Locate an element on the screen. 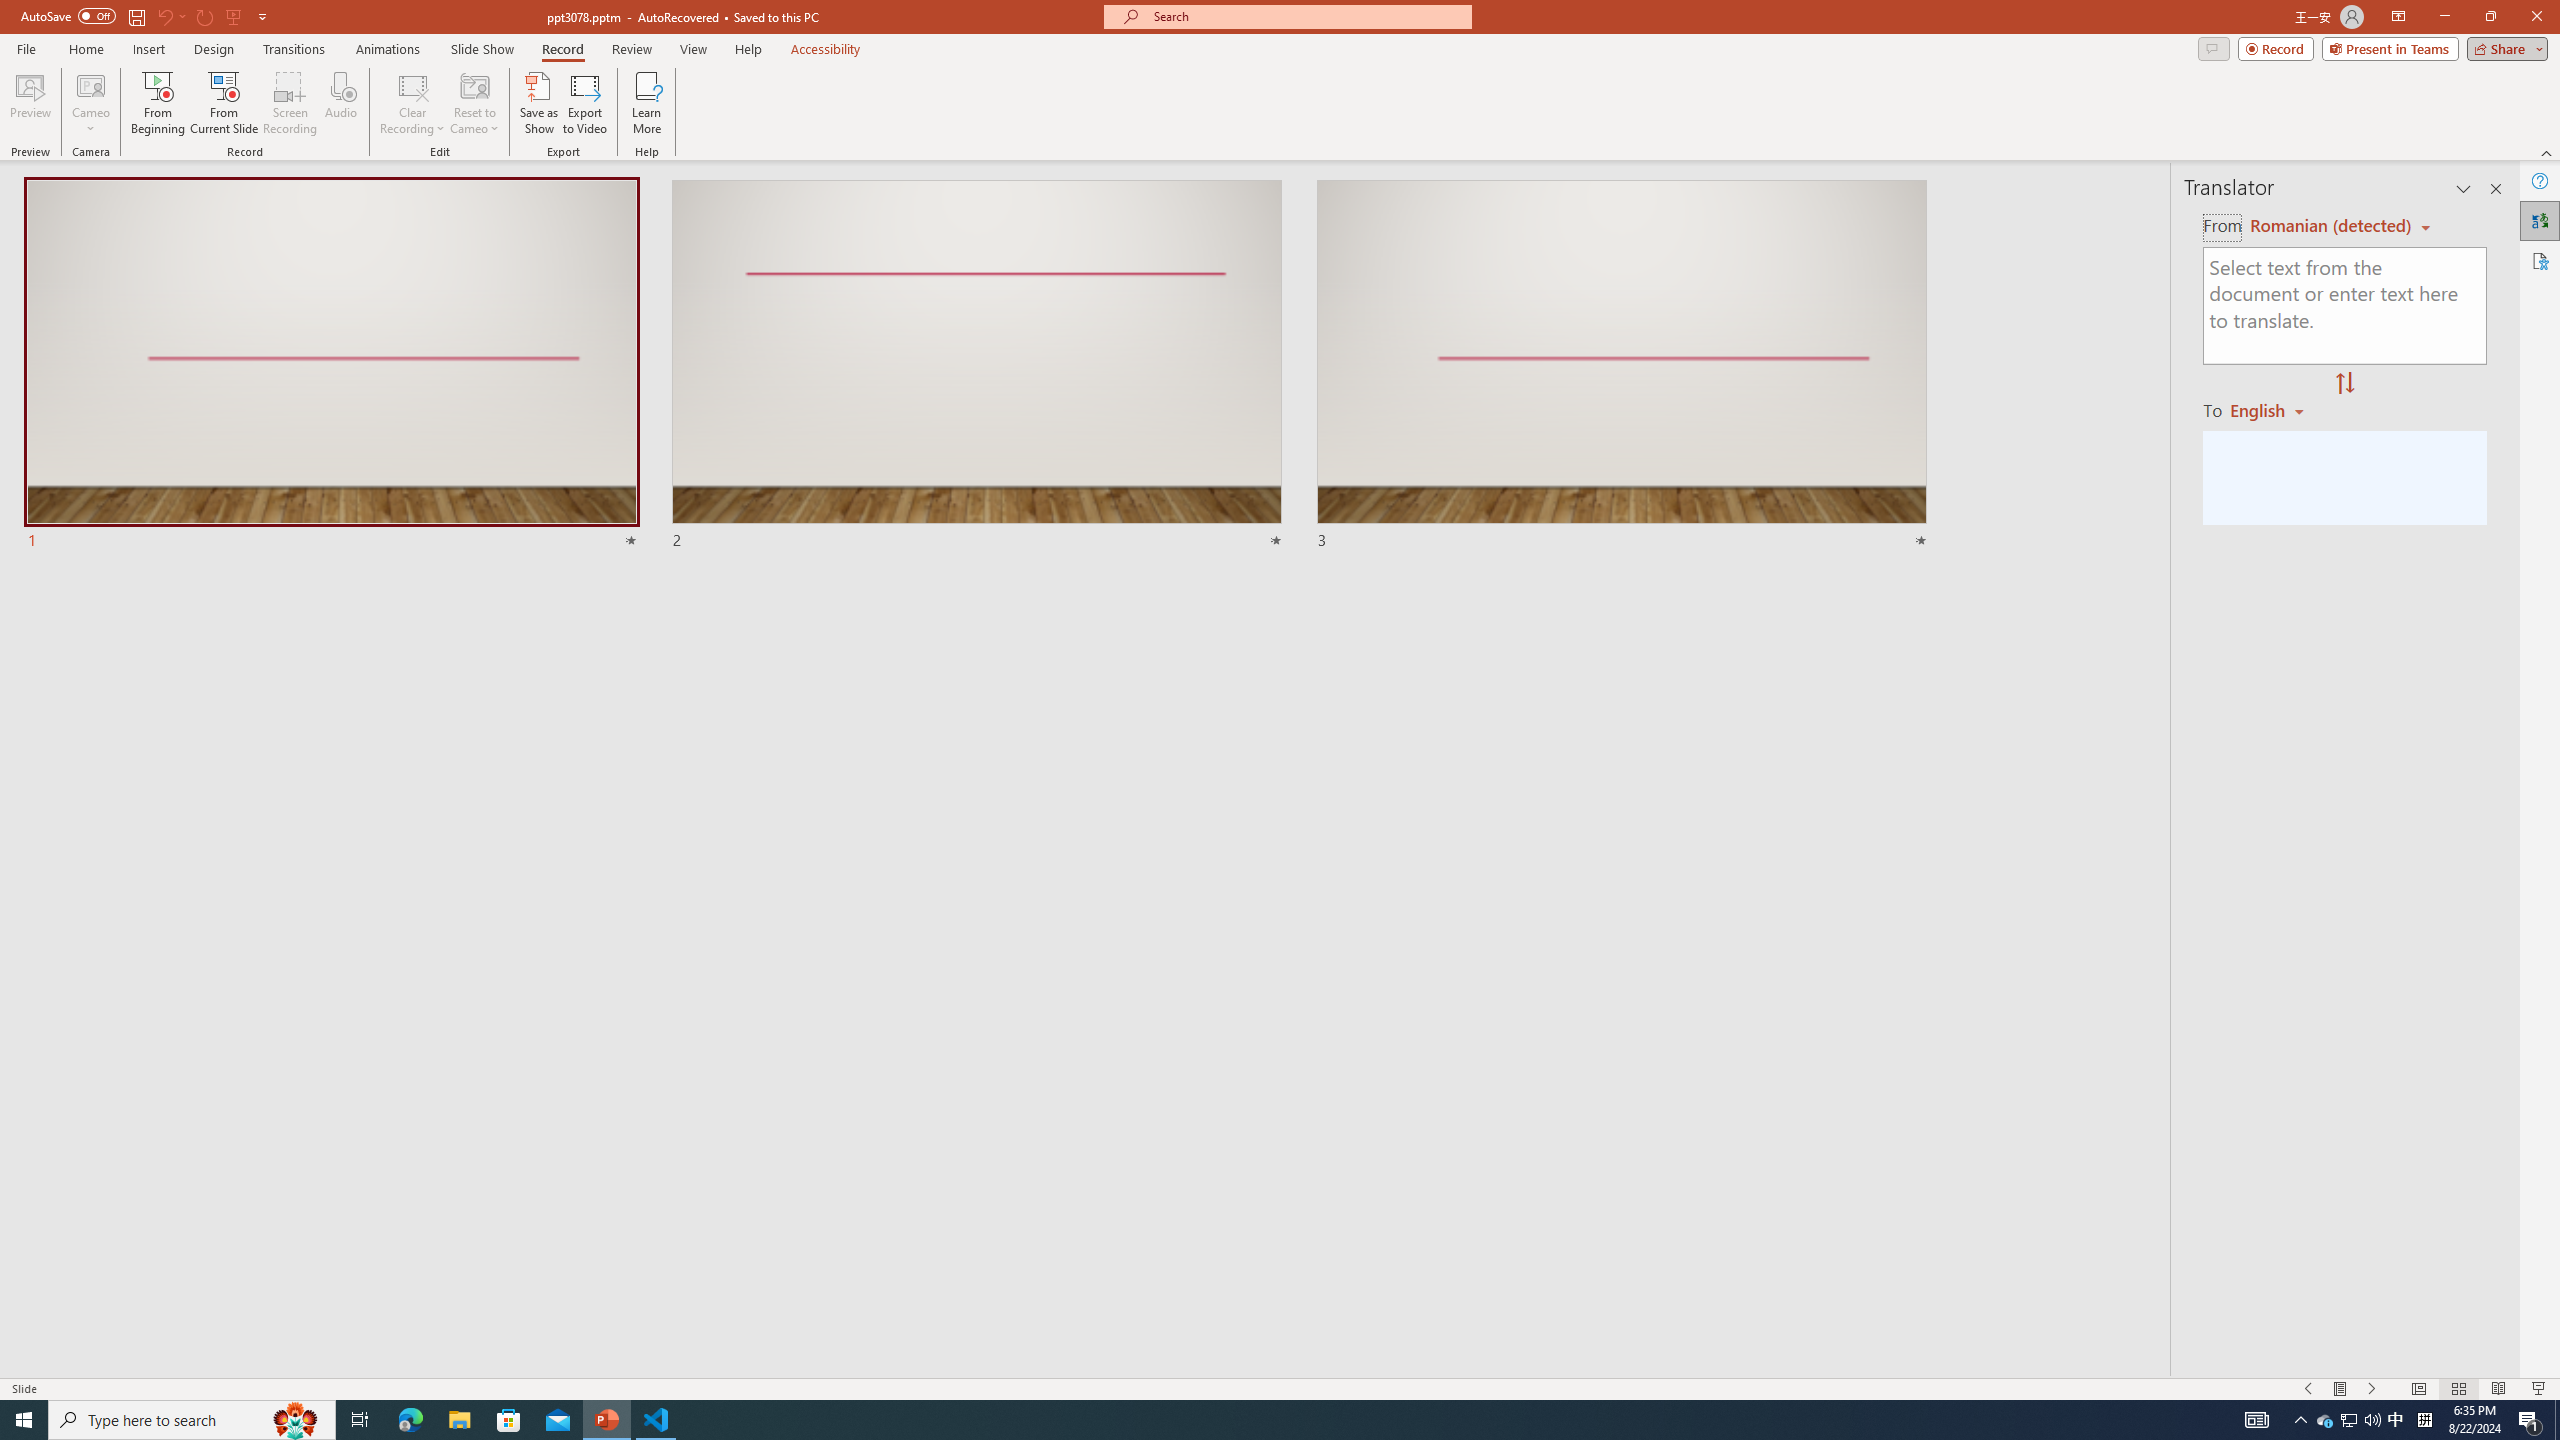 This screenshot has width=2560, height=1440. 'Romanian' is located at coordinates (2274, 409).